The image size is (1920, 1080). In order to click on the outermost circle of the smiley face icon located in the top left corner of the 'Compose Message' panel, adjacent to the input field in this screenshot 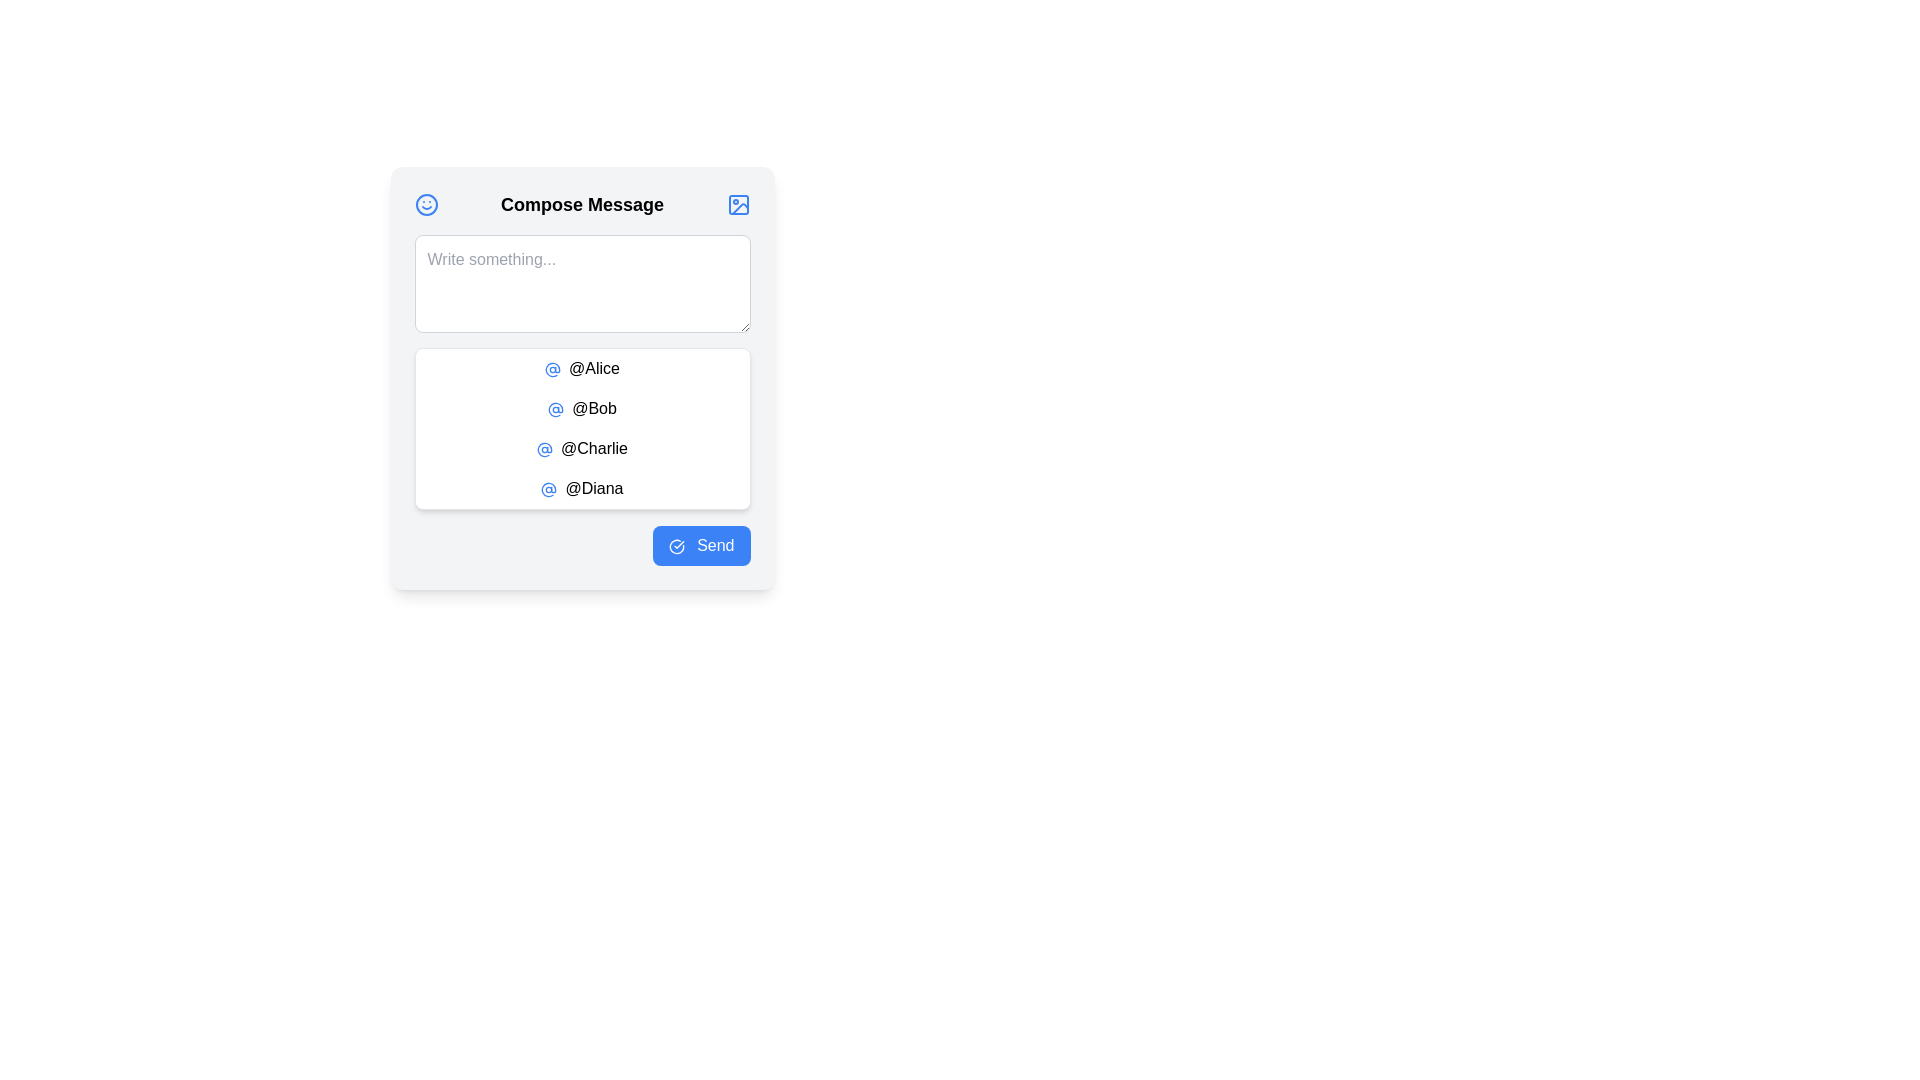, I will do `click(425, 204)`.